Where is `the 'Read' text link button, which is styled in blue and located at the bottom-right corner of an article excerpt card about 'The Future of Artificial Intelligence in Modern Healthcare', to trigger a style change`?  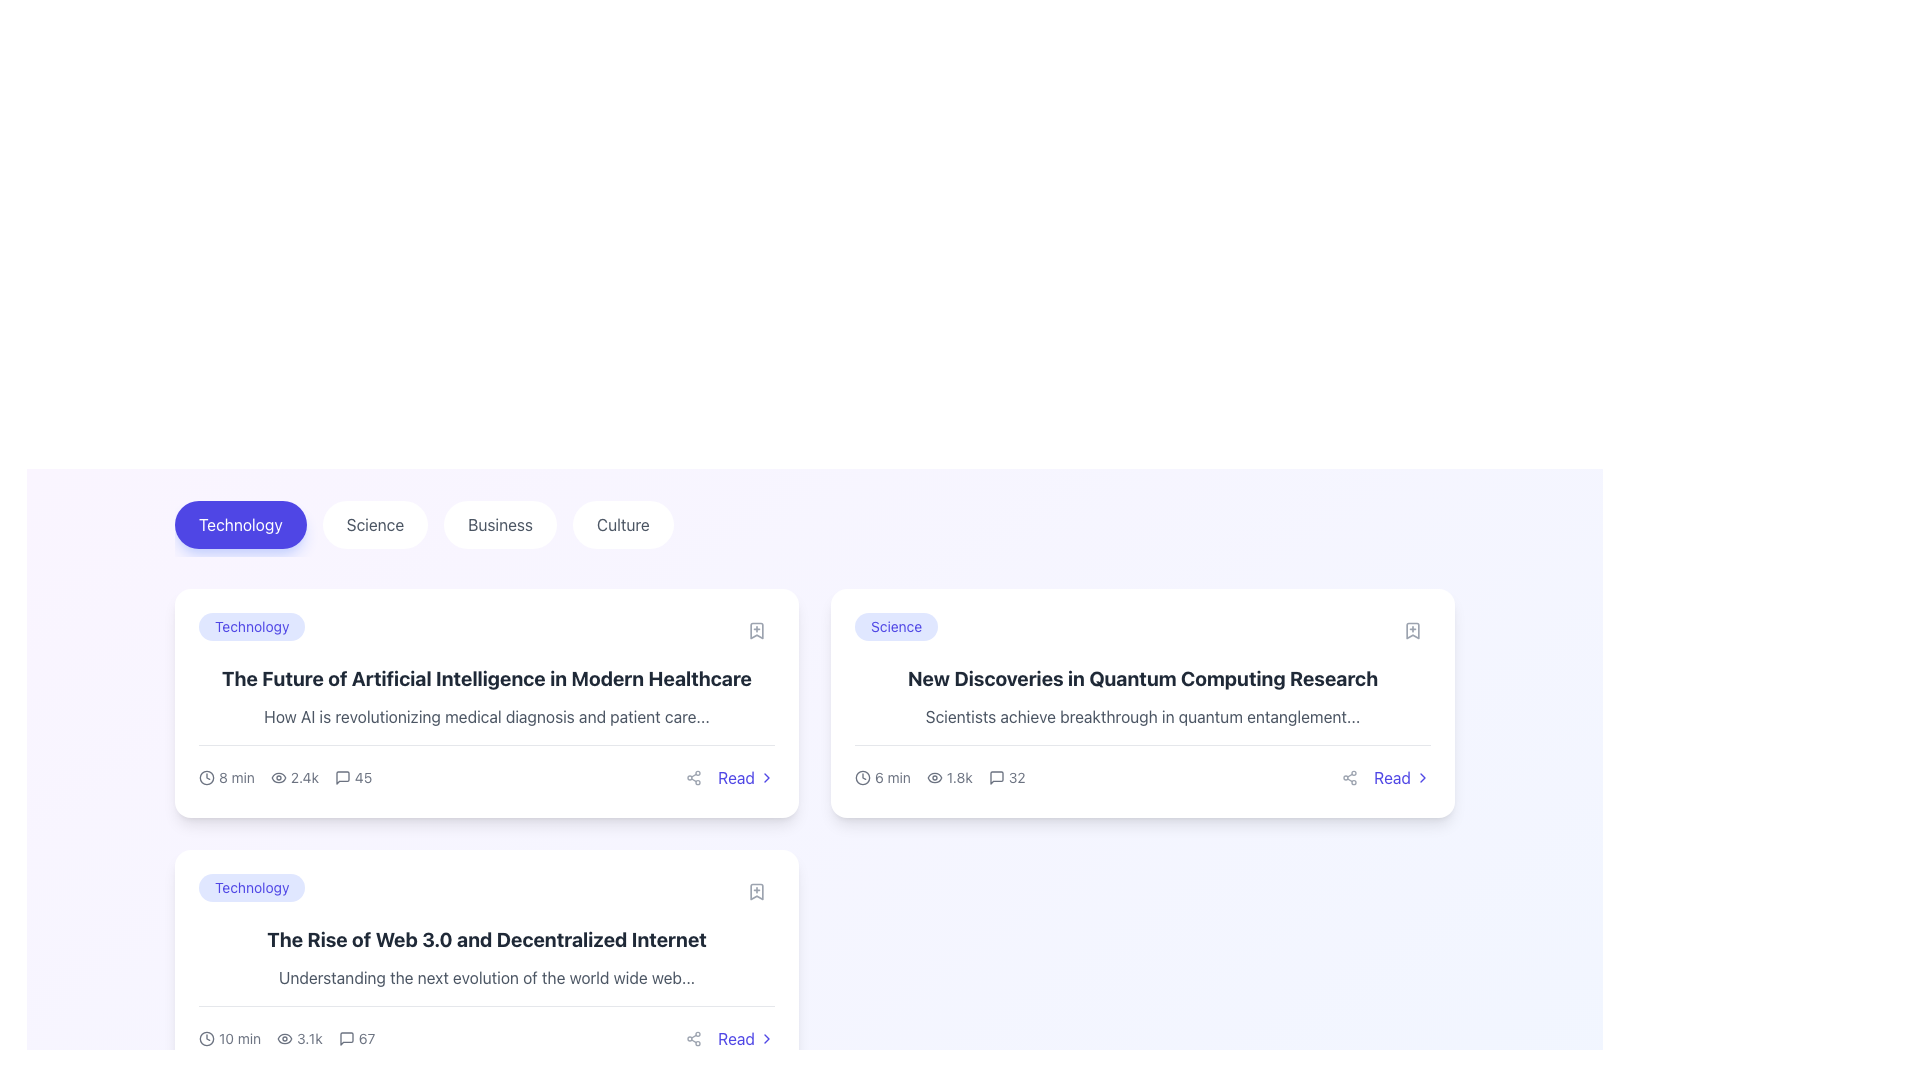 the 'Read' text link button, which is styled in blue and located at the bottom-right corner of an article excerpt card about 'The Future of Artificial Intelligence in Modern Healthcare', to trigger a style change is located at coordinates (725, 777).